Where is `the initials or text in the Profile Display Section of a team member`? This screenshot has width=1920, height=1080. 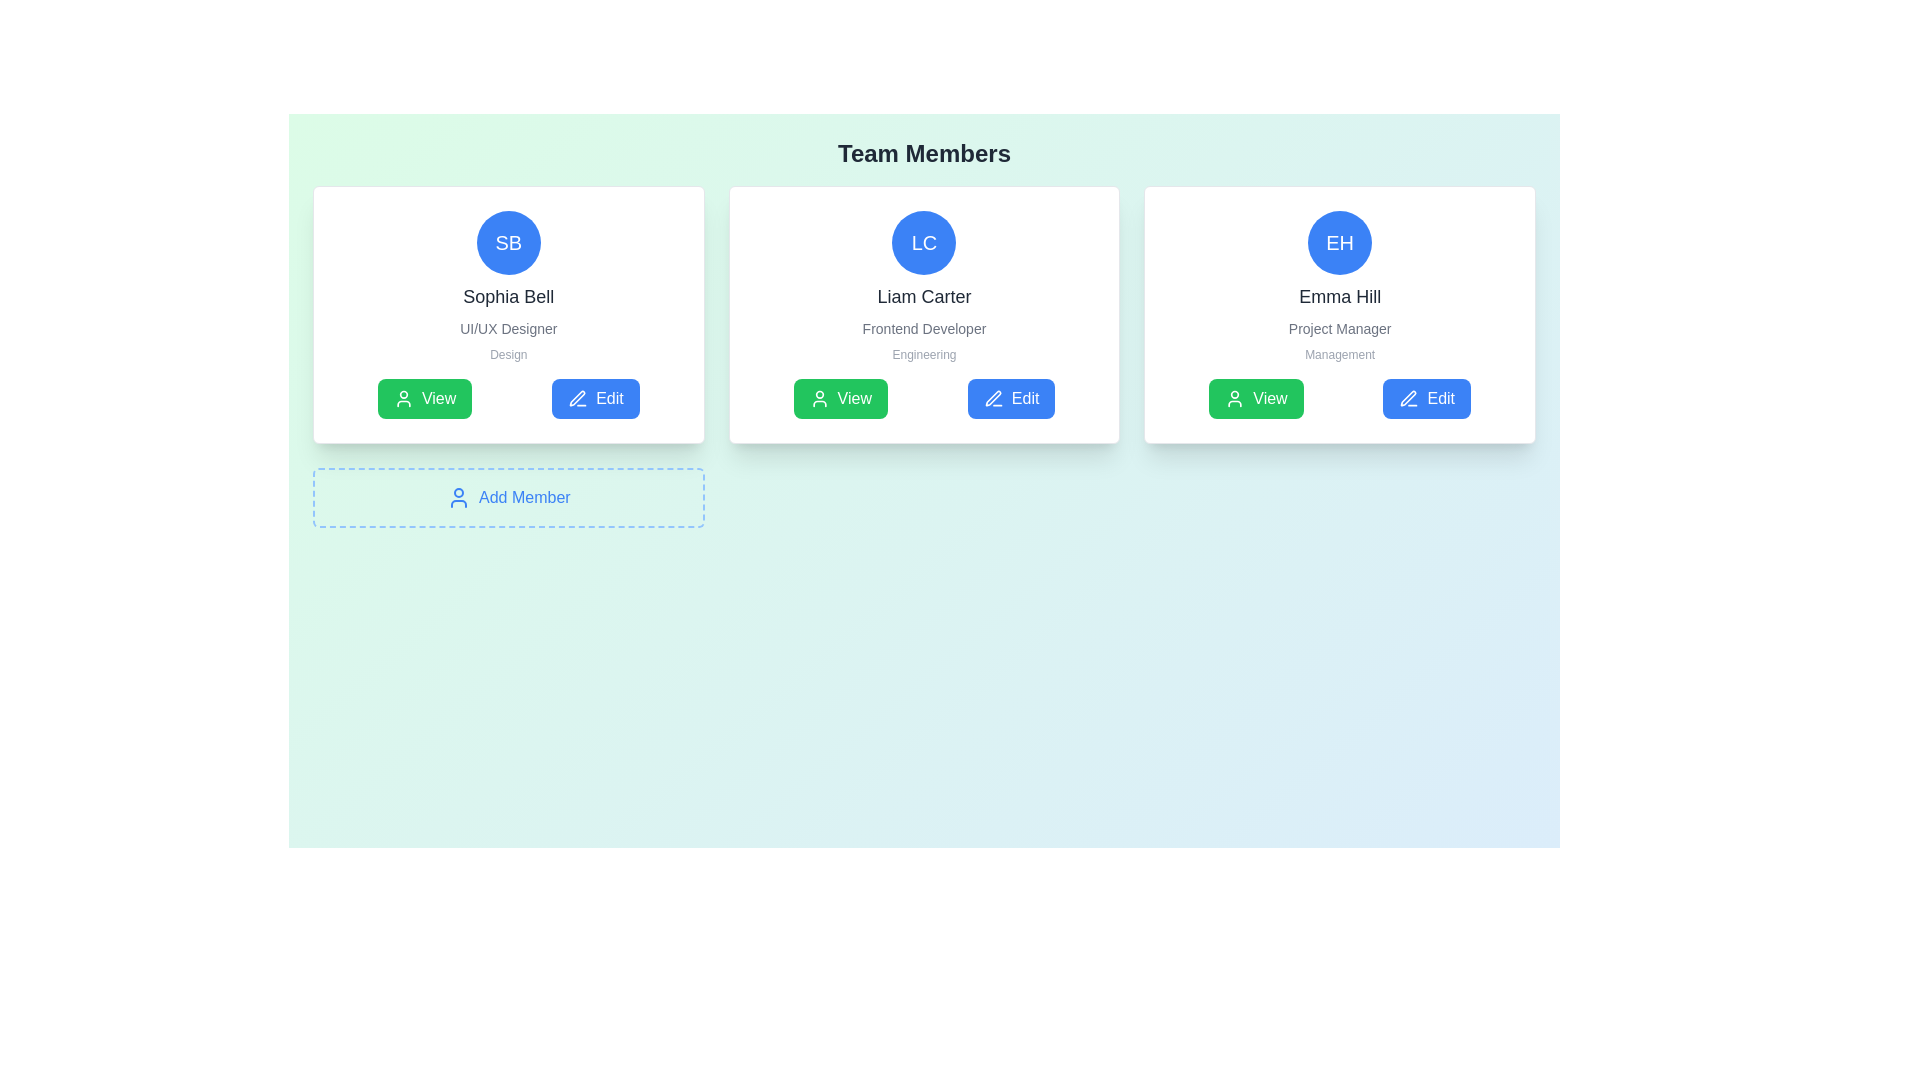
the initials or text in the Profile Display Section of a team member is located at coordinates (923, 286).